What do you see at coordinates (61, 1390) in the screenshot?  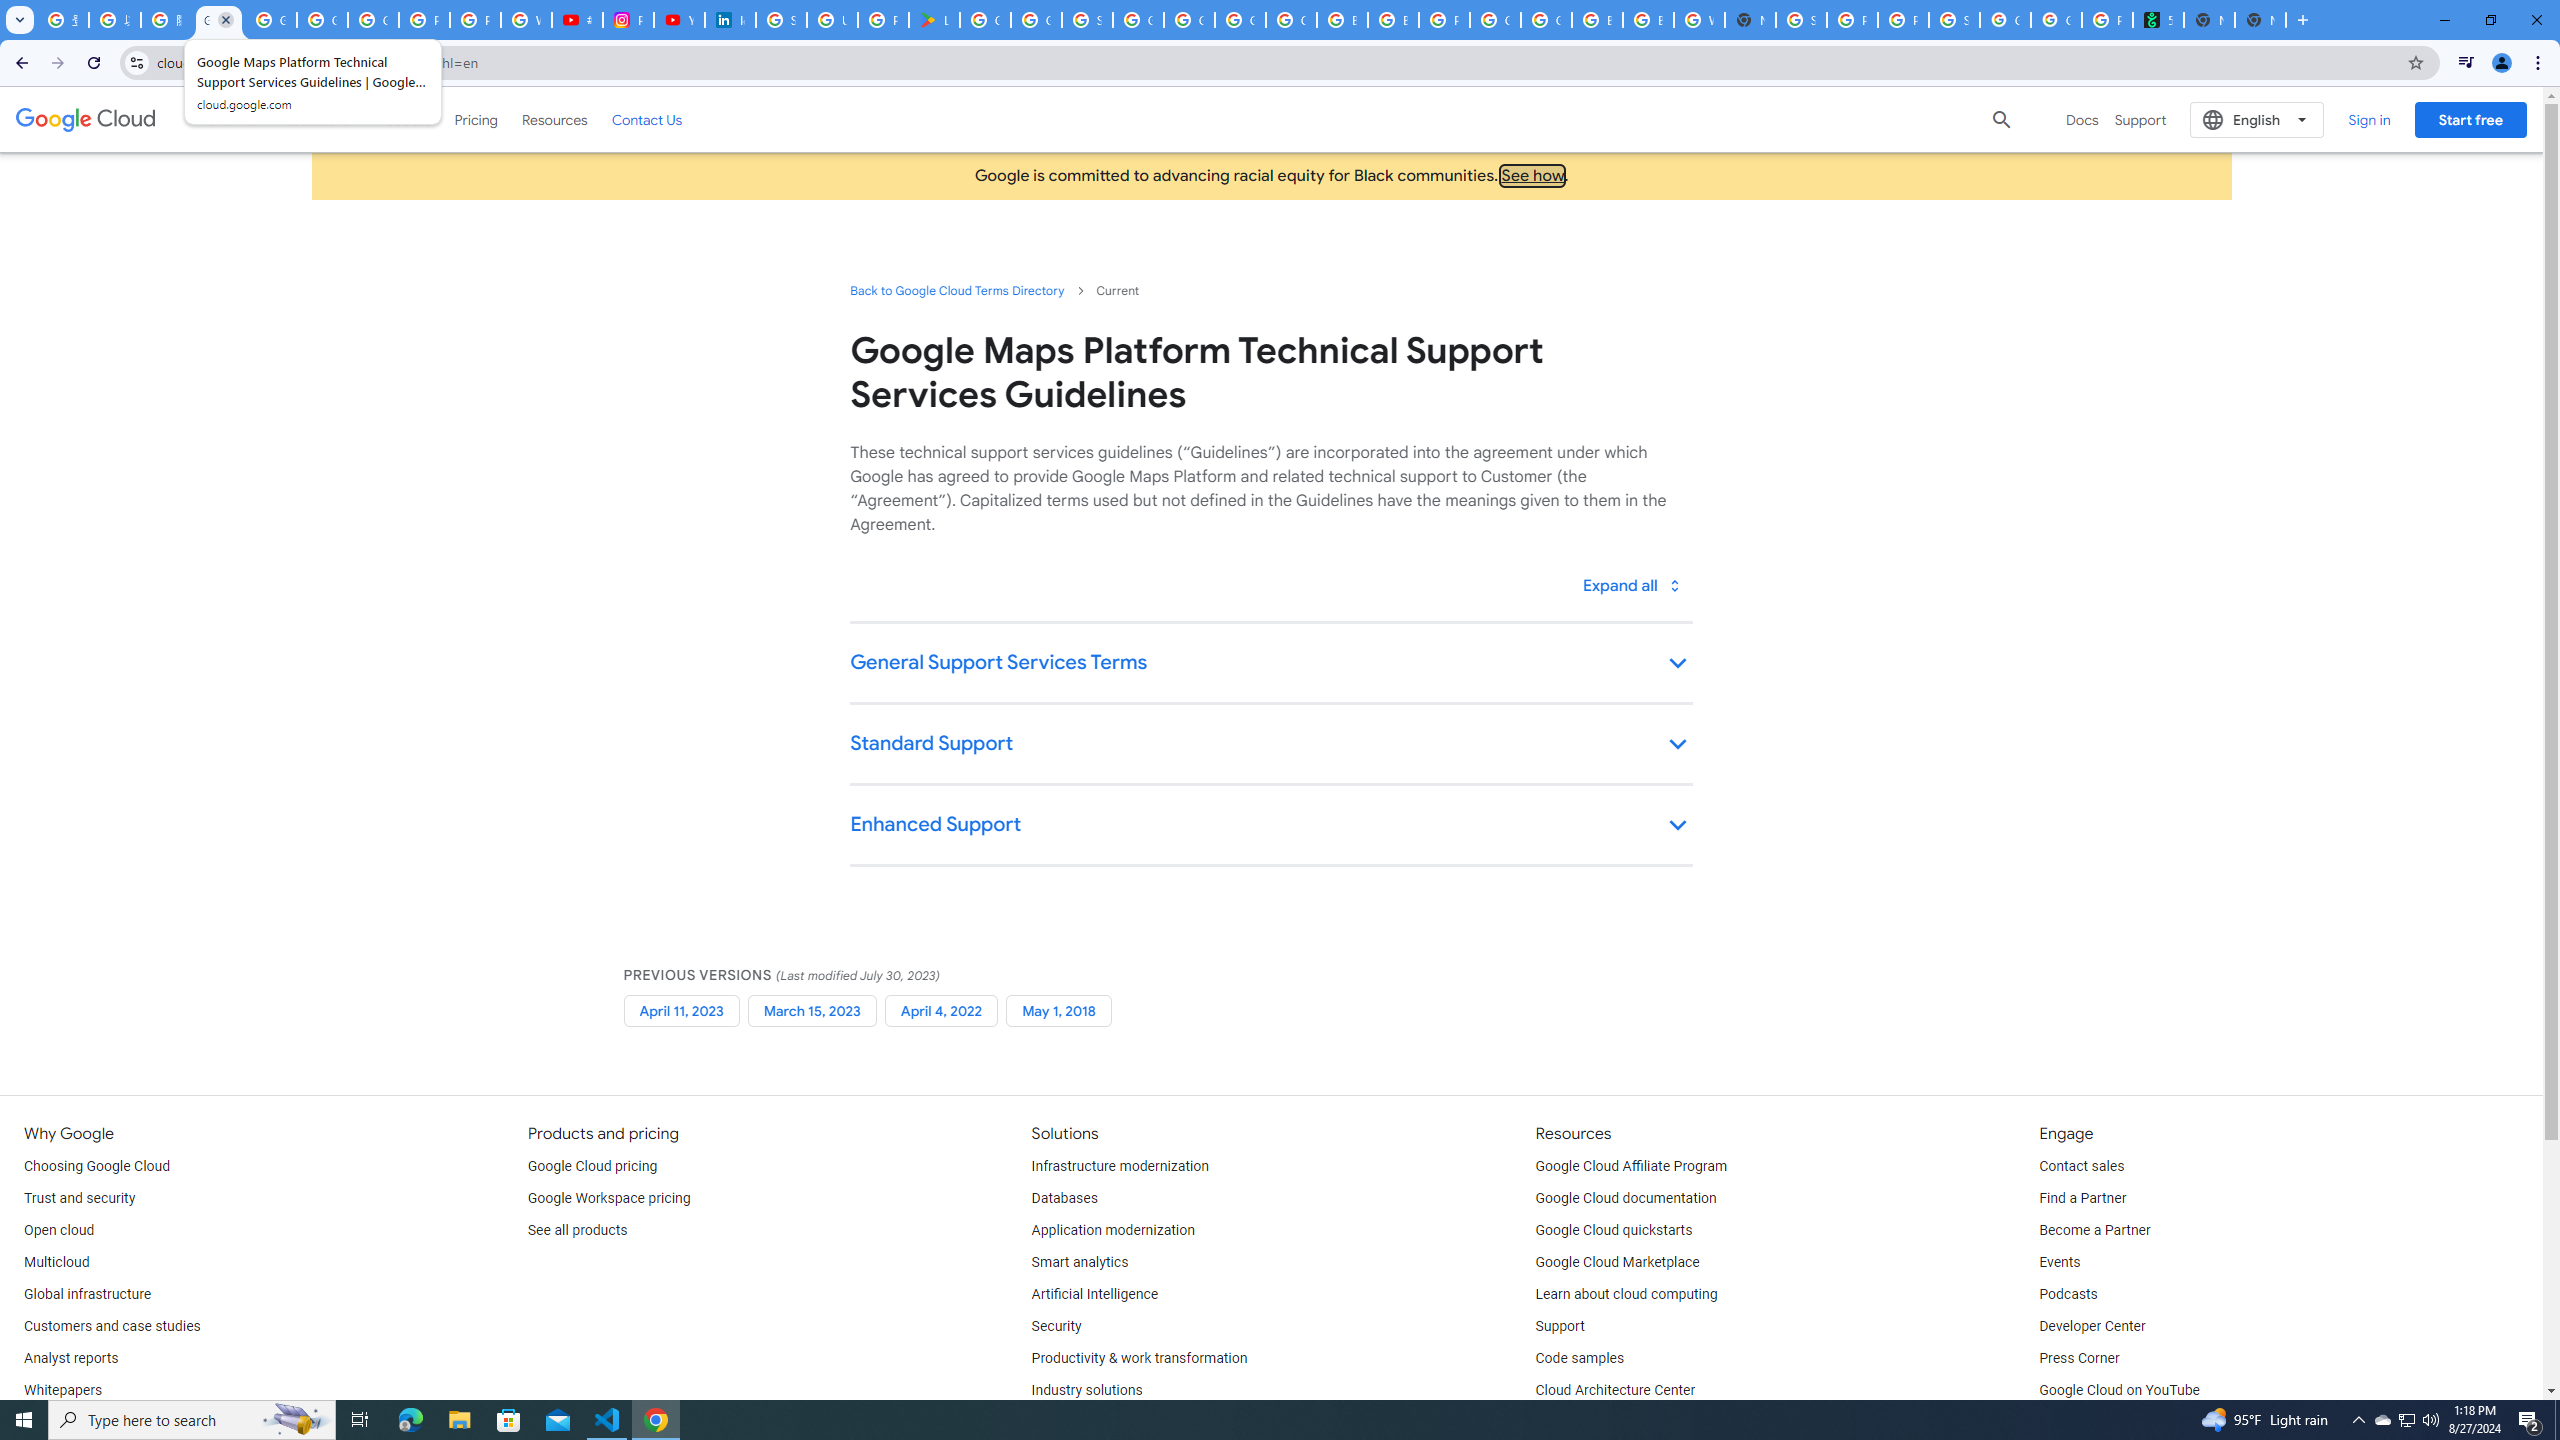 I see `'Whitepapers'` at bounding box center [61, 1390].